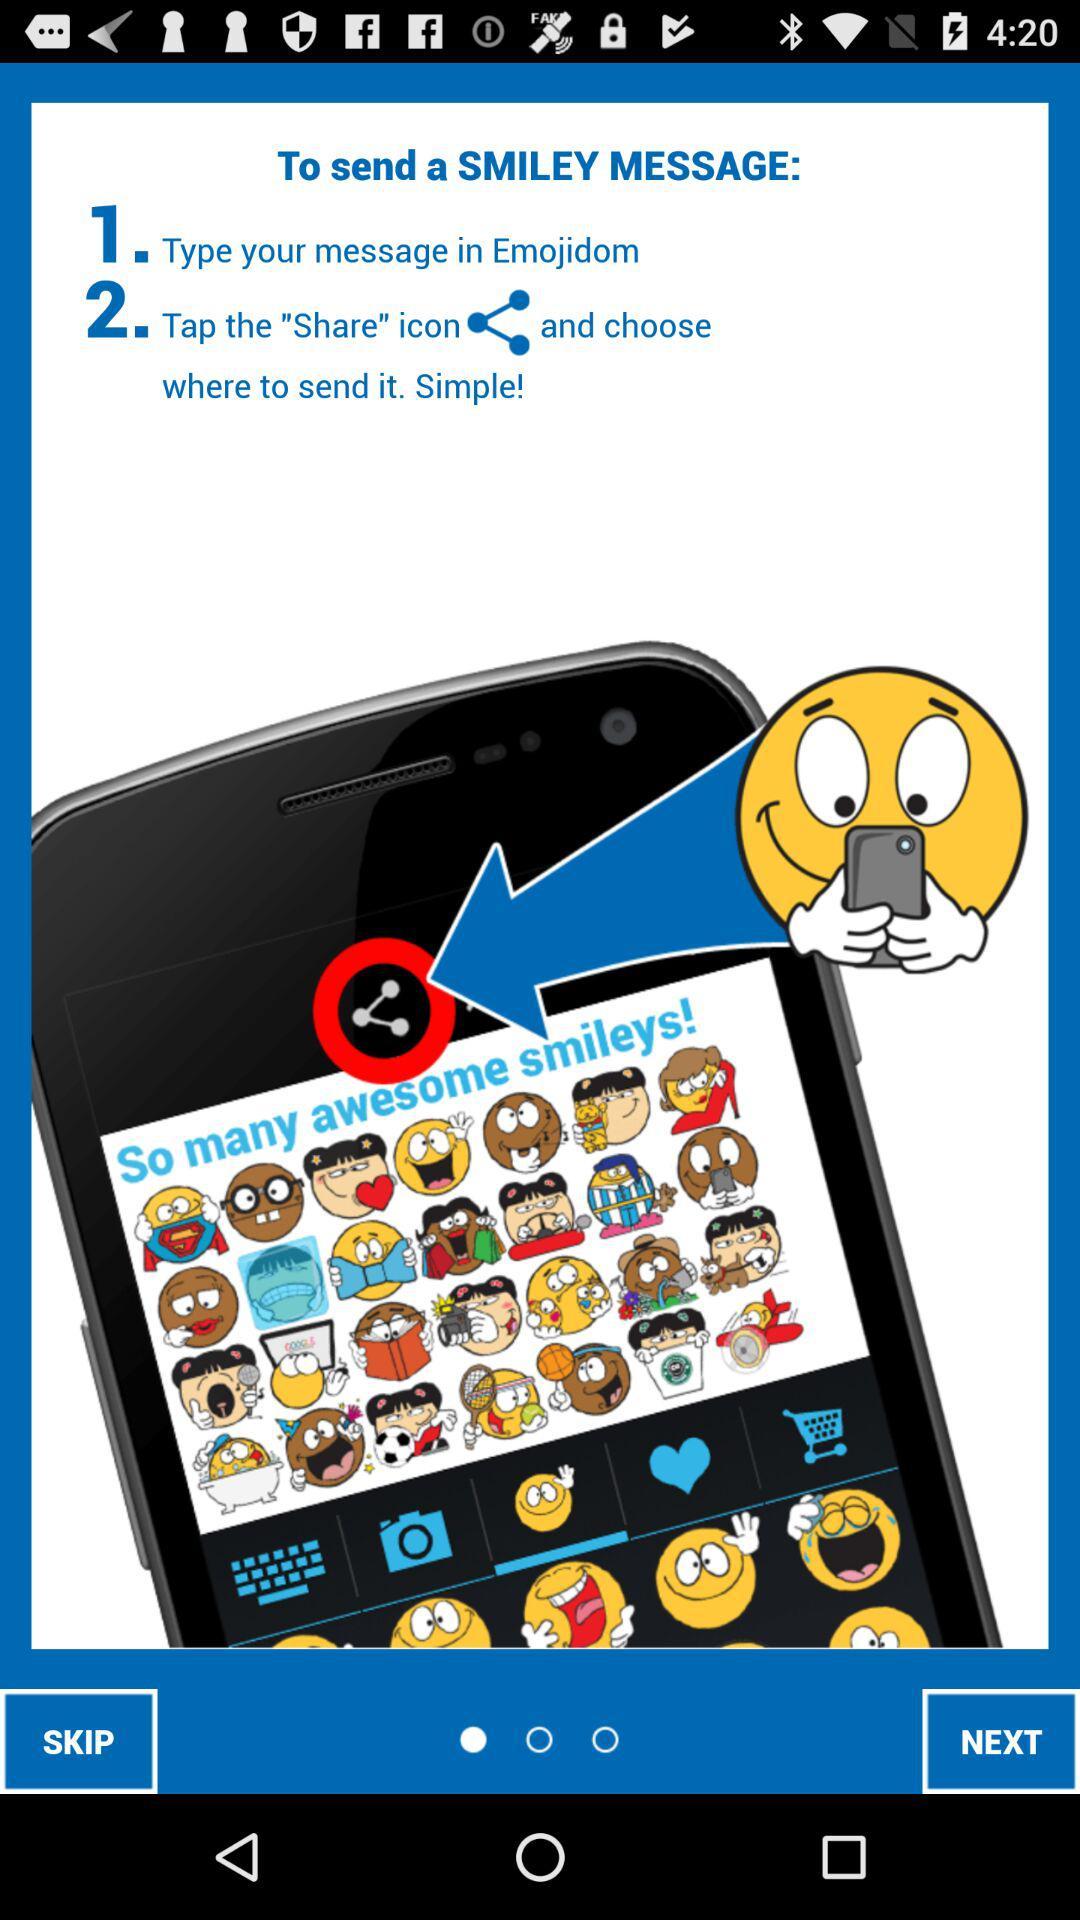 This screenshot has height=1920, width=1080. I want to click on the skip, so click(77, 1740).